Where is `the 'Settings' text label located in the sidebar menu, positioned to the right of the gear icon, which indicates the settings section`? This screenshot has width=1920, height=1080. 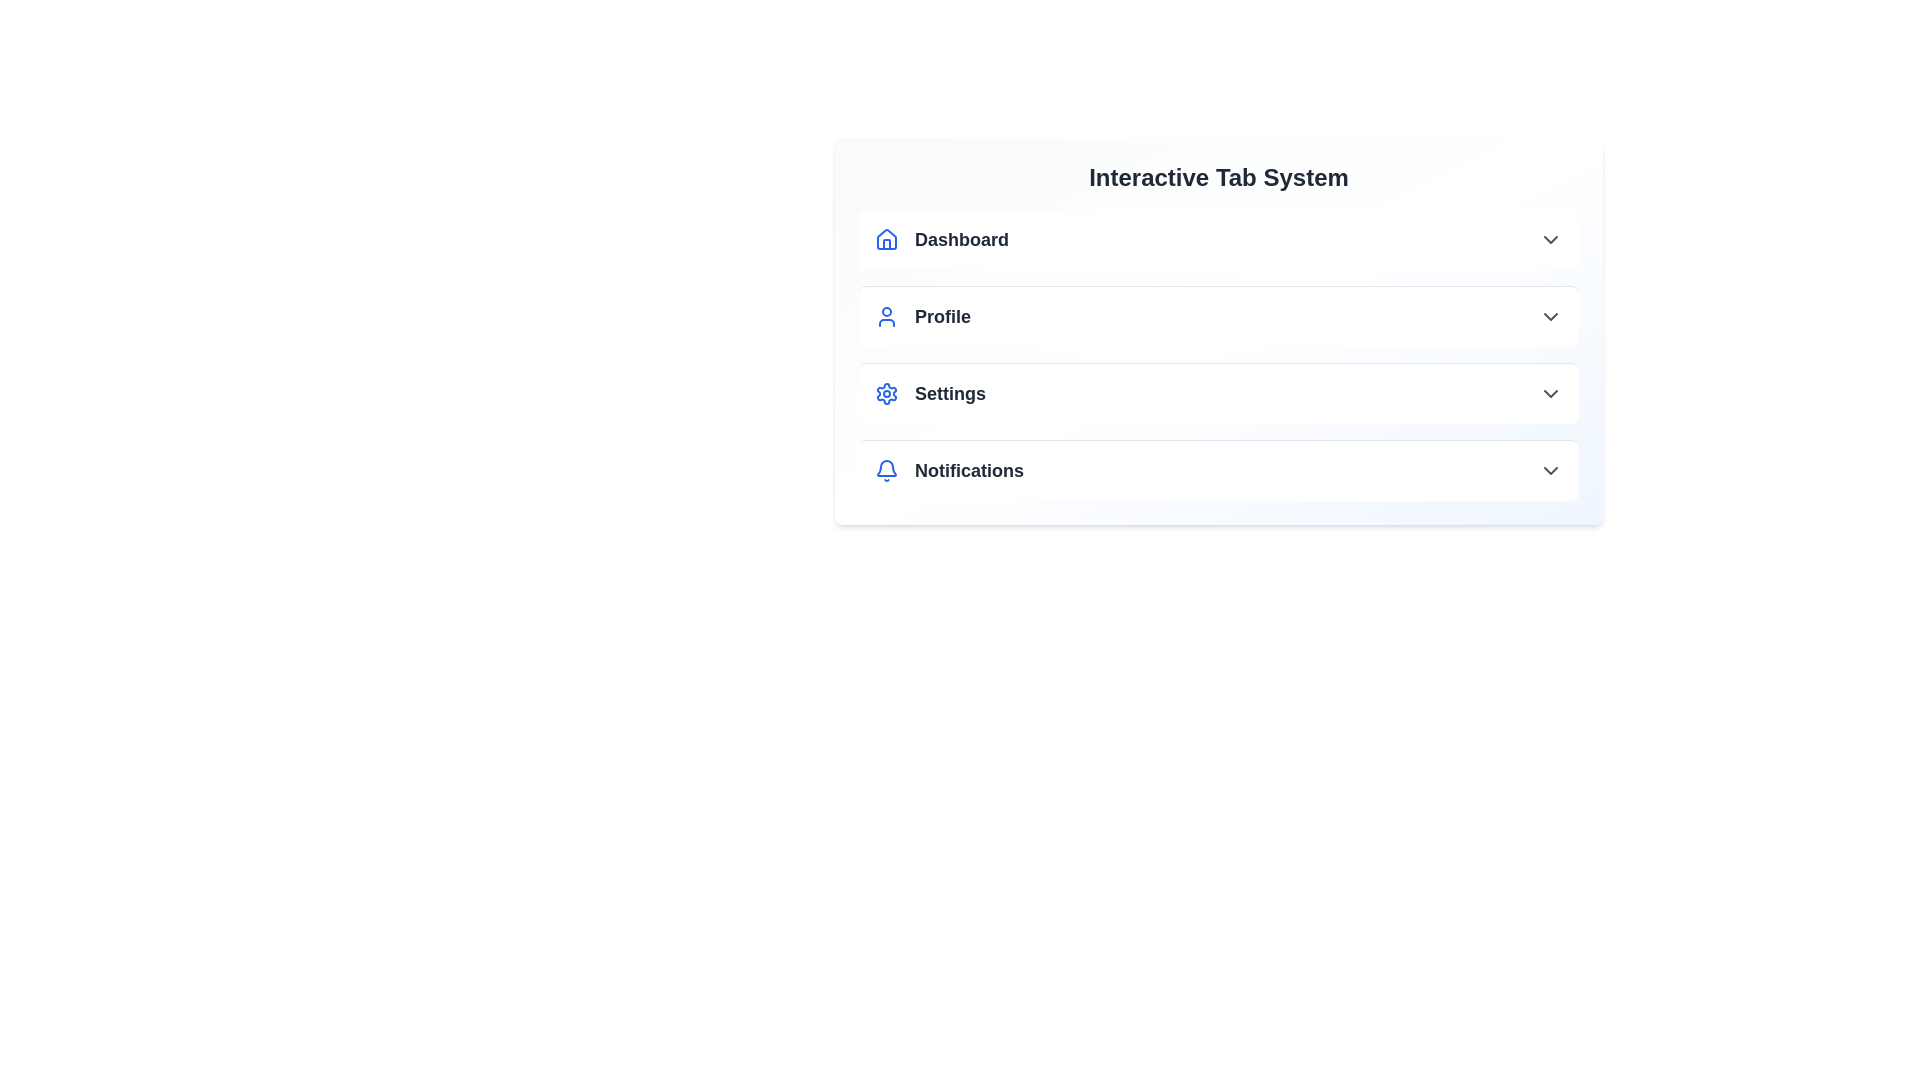 the 'Settings' text label located in the sidebar menu, positioned to the right of the gear icon, which indicates the settings section is located at coordinates (949, 393).